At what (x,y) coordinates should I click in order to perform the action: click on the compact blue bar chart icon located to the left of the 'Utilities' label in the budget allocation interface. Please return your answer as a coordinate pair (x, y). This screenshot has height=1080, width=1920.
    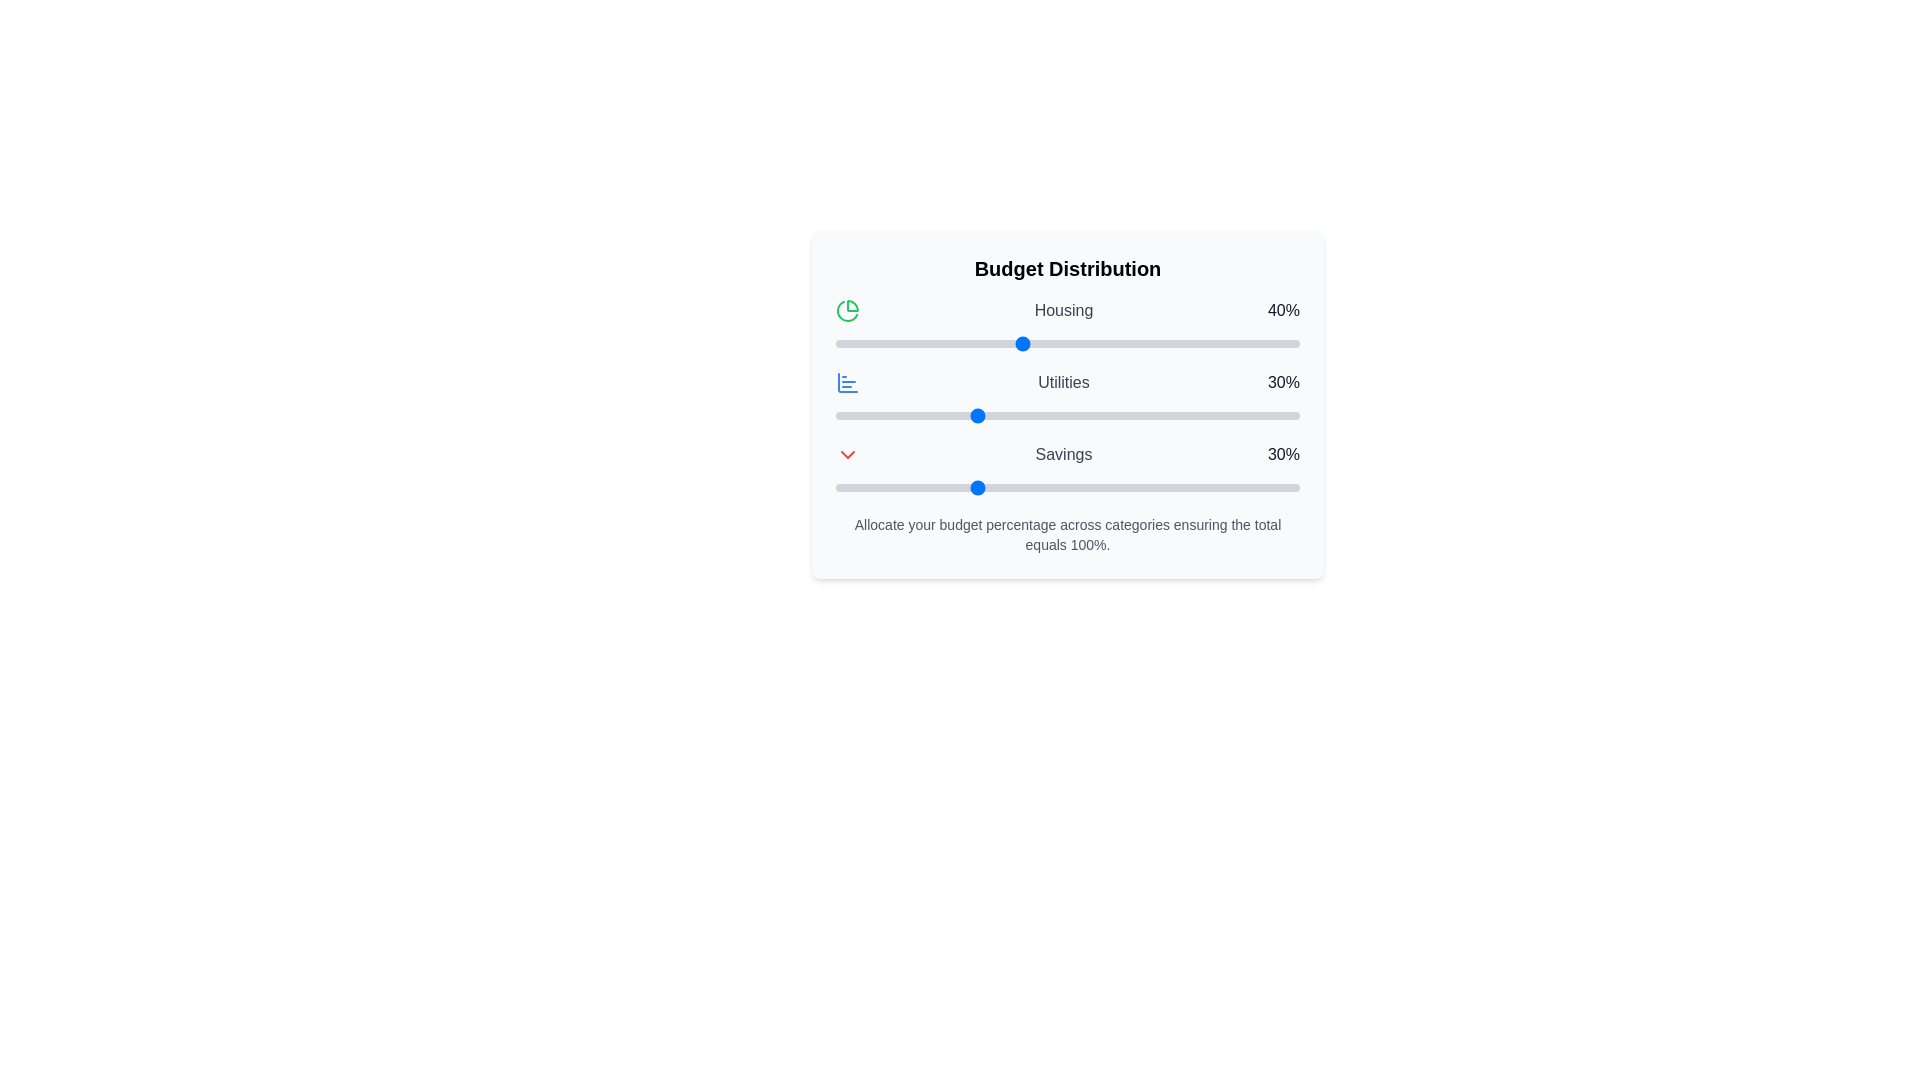
    Looking at the image, I should click on (848, 382).